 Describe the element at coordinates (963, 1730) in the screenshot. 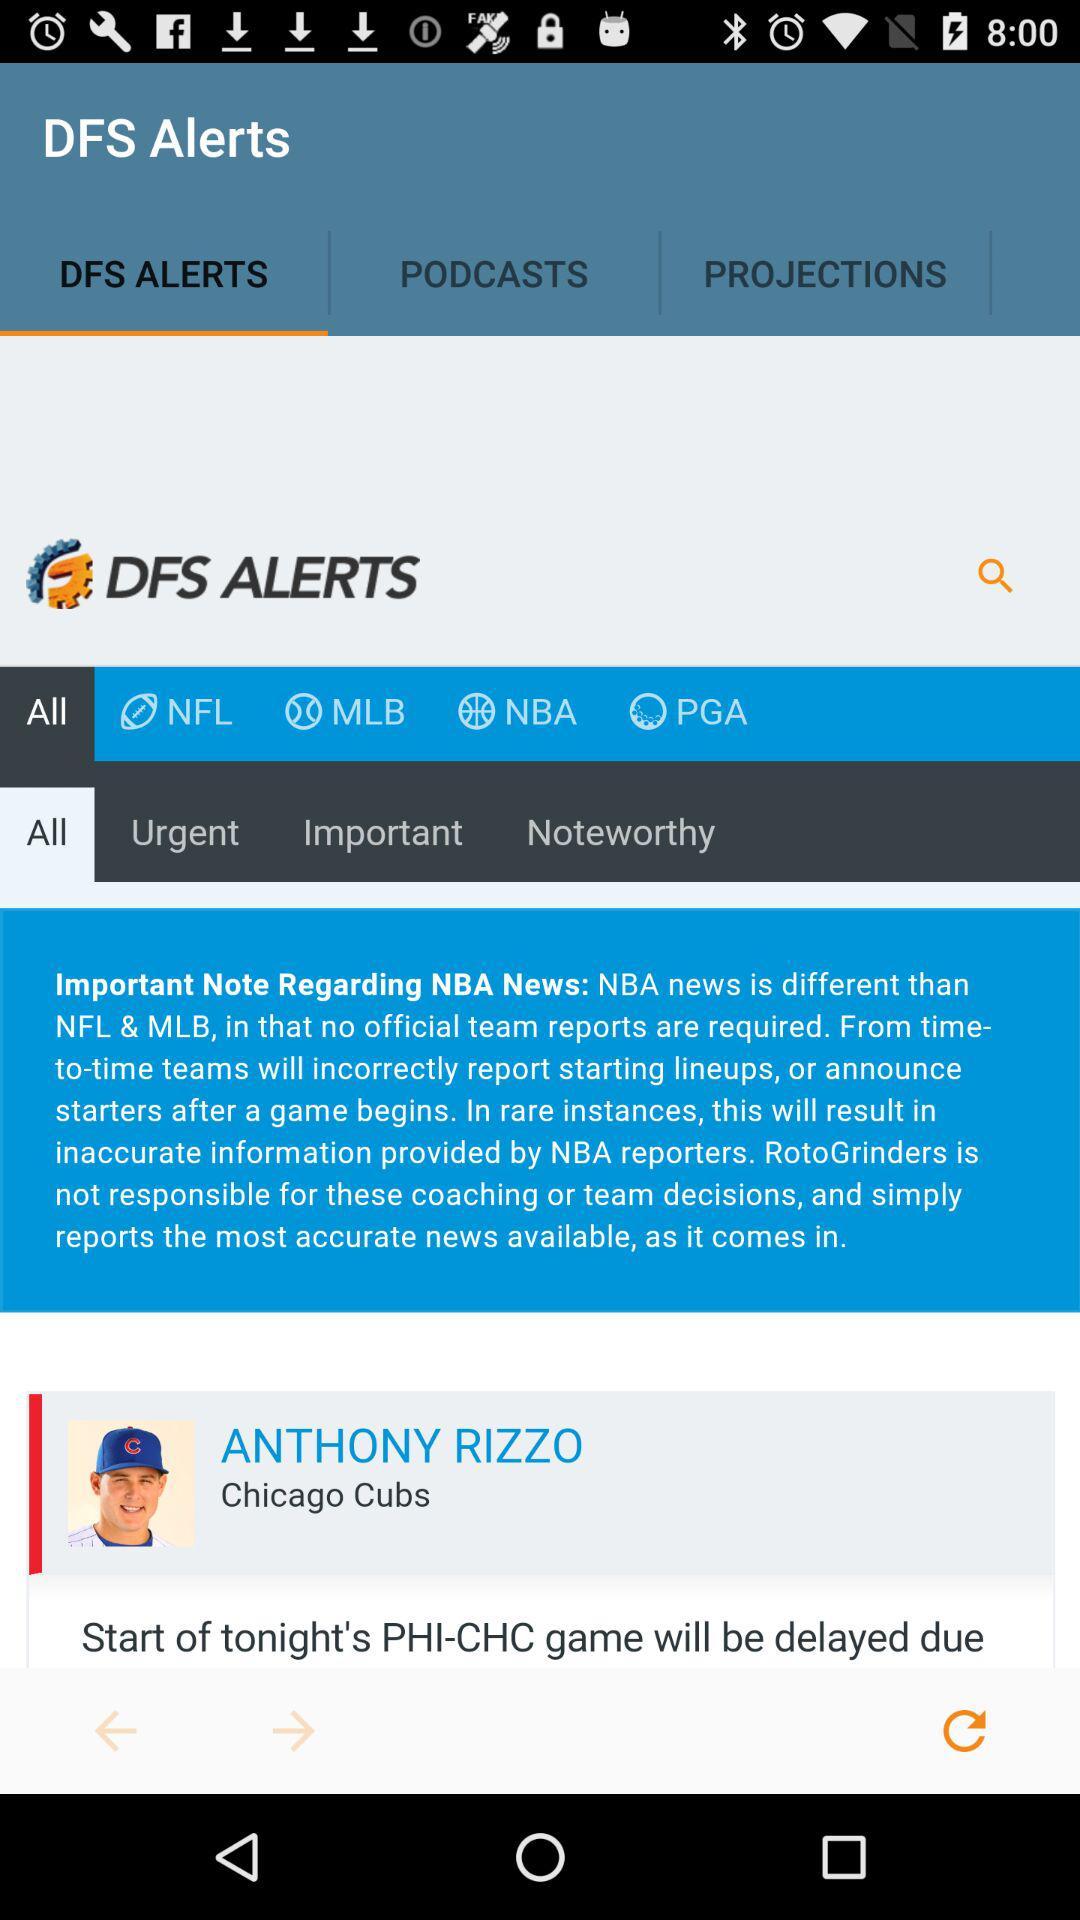

I see `reload` at that location.